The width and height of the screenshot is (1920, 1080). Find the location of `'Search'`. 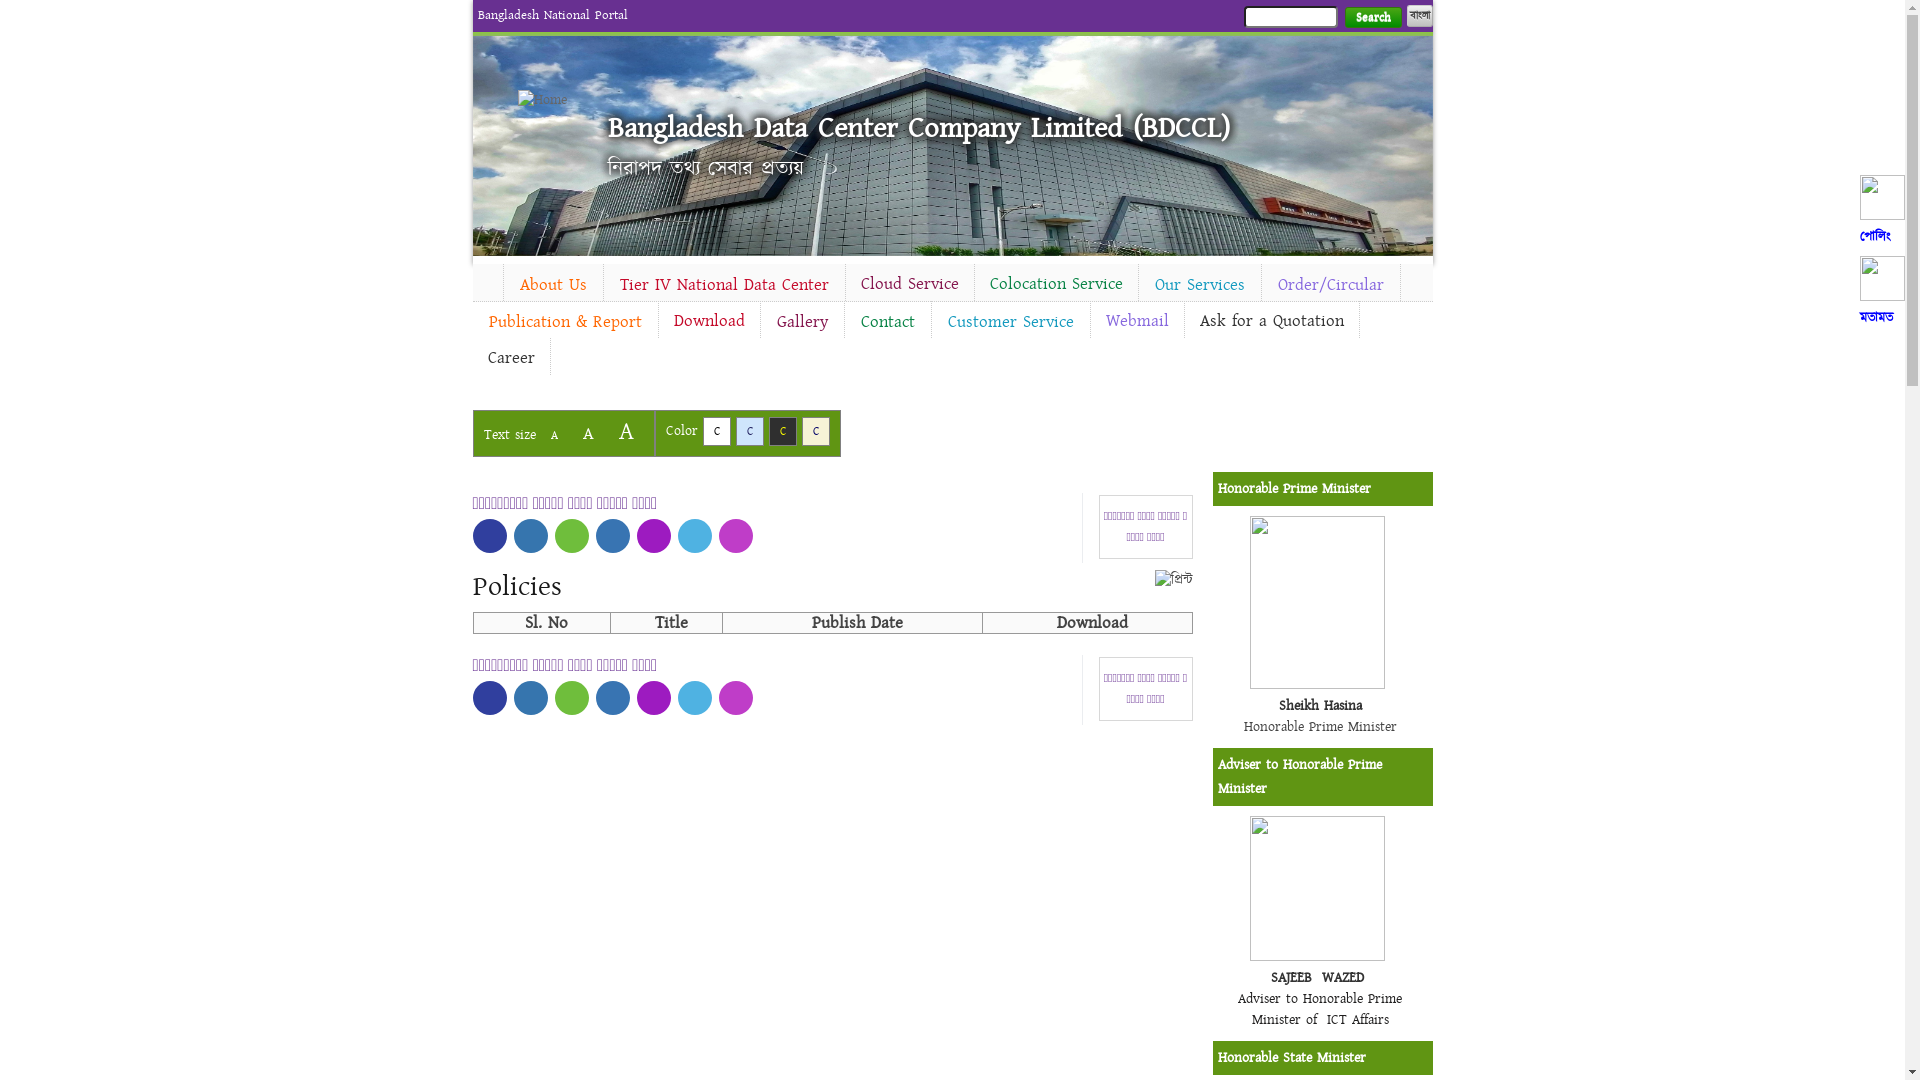

'Search' is located at coordinates (1371, 17).